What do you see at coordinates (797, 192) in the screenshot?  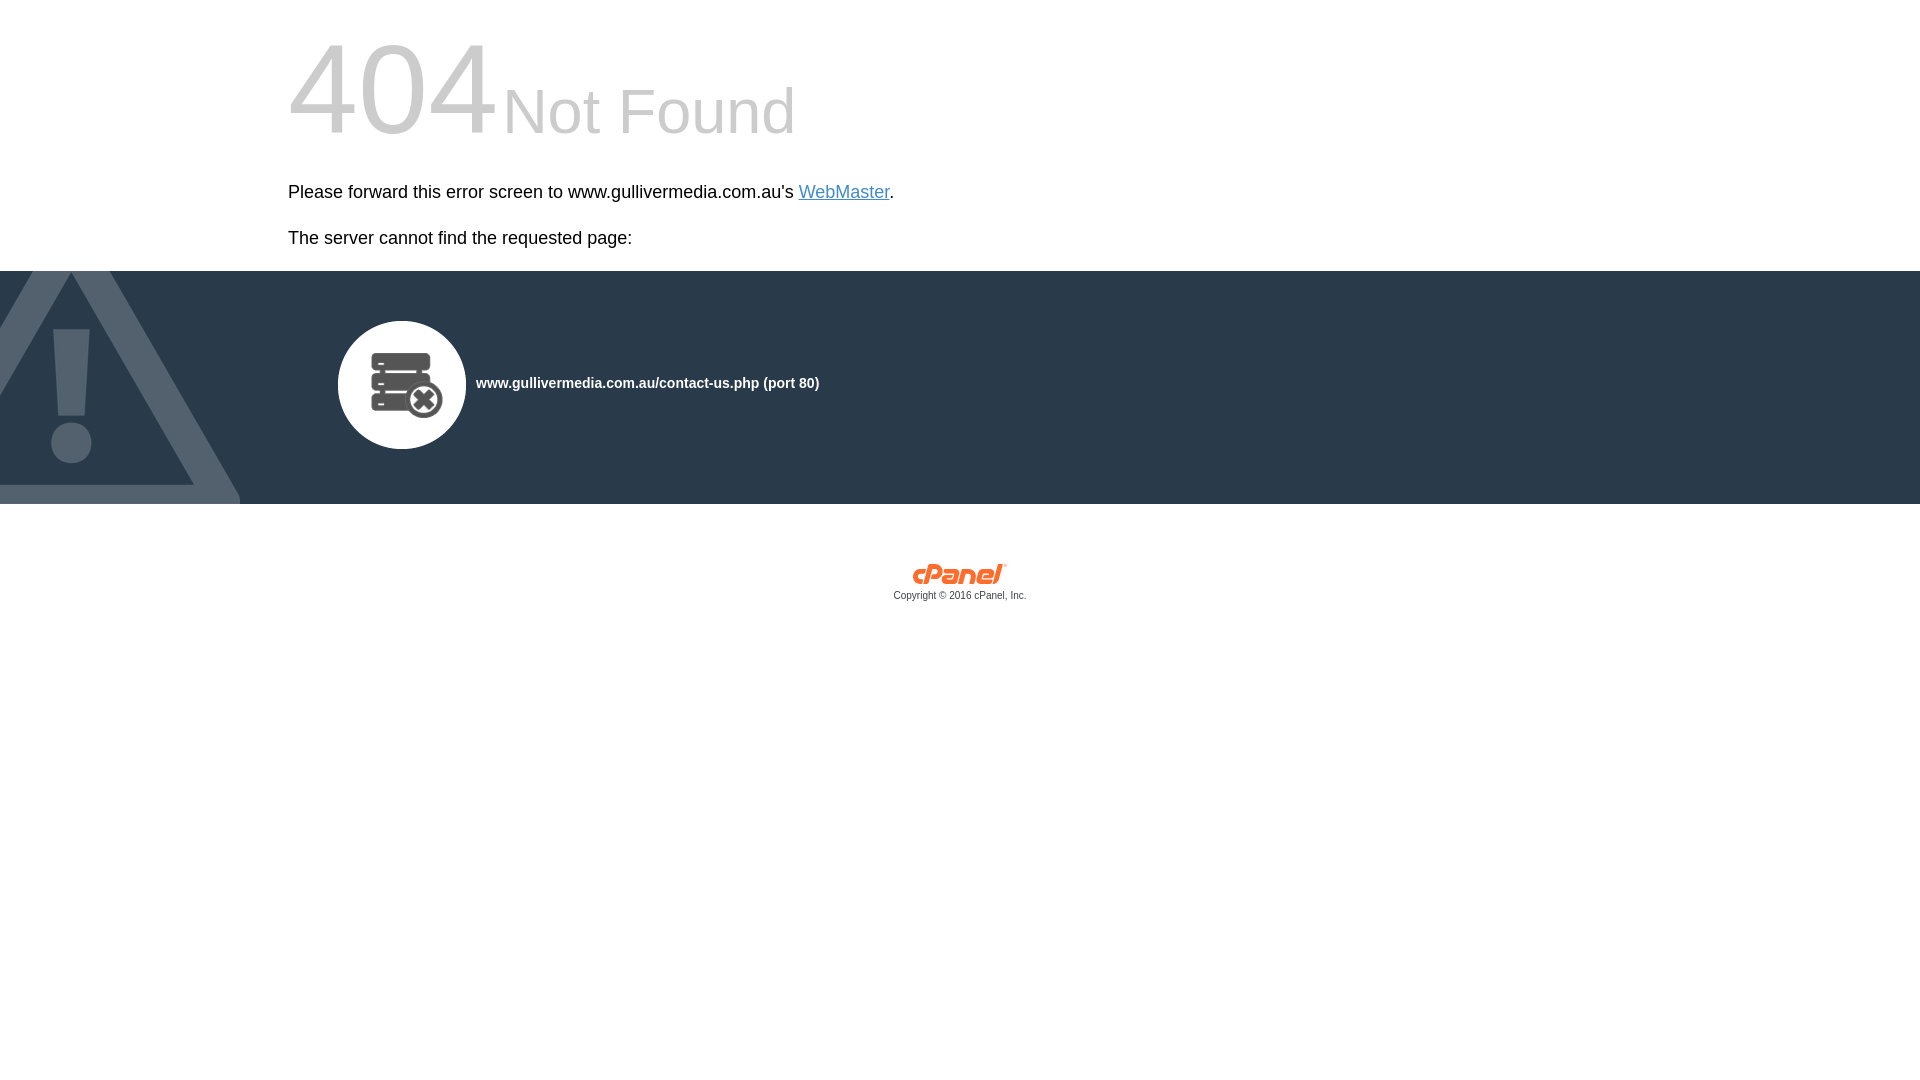 I see `'WebMaster'` at bounding box center [797, 192].